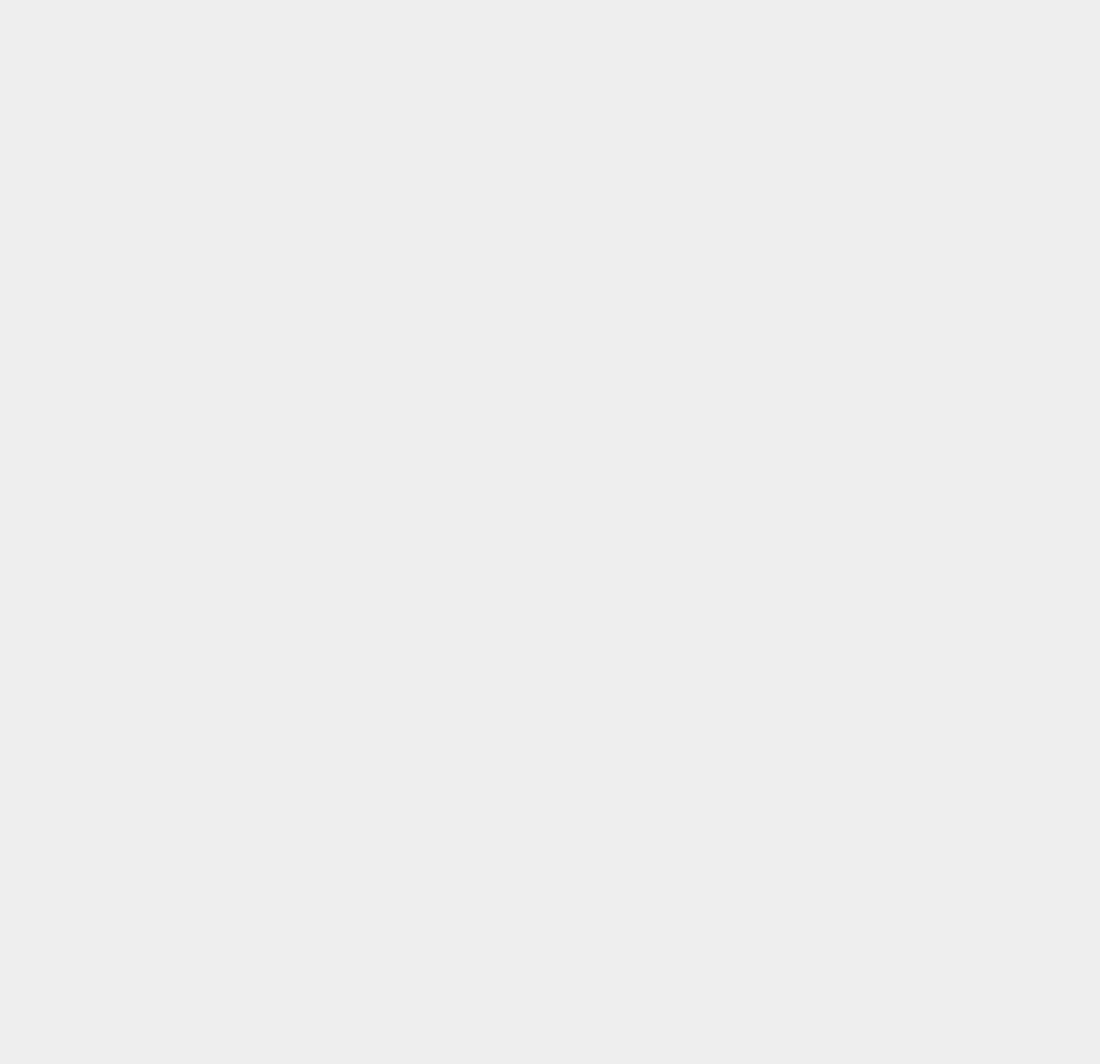  I want to click on 'Bill Gates', so click(806, 229).